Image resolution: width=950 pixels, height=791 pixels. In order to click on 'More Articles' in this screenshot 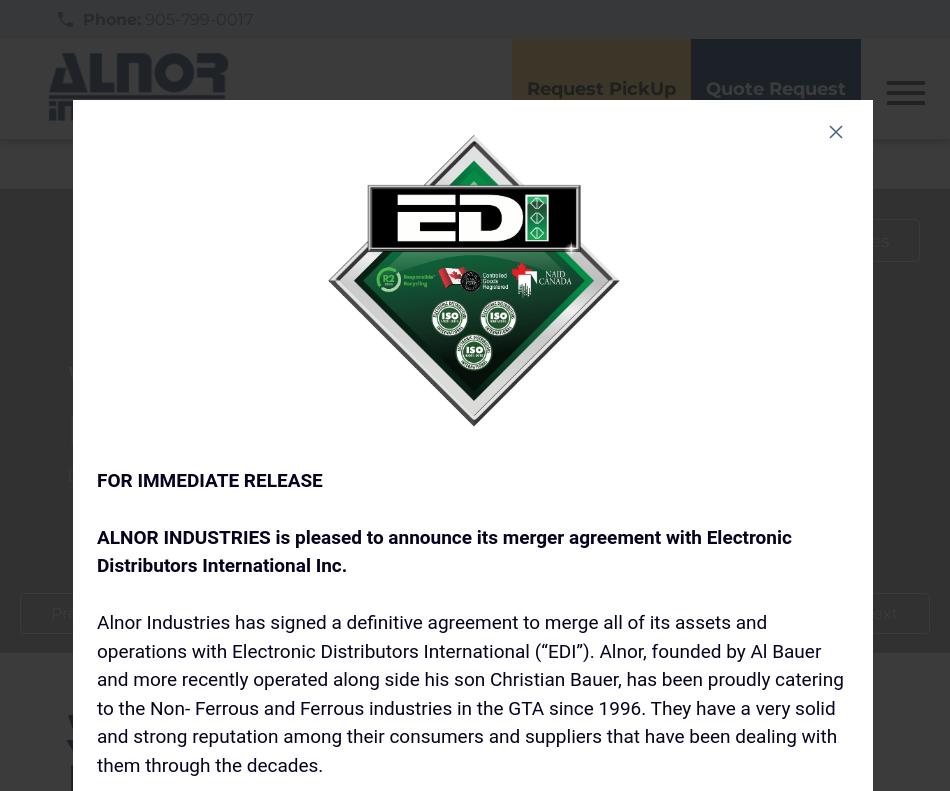, I will do `click(831, 239)`.